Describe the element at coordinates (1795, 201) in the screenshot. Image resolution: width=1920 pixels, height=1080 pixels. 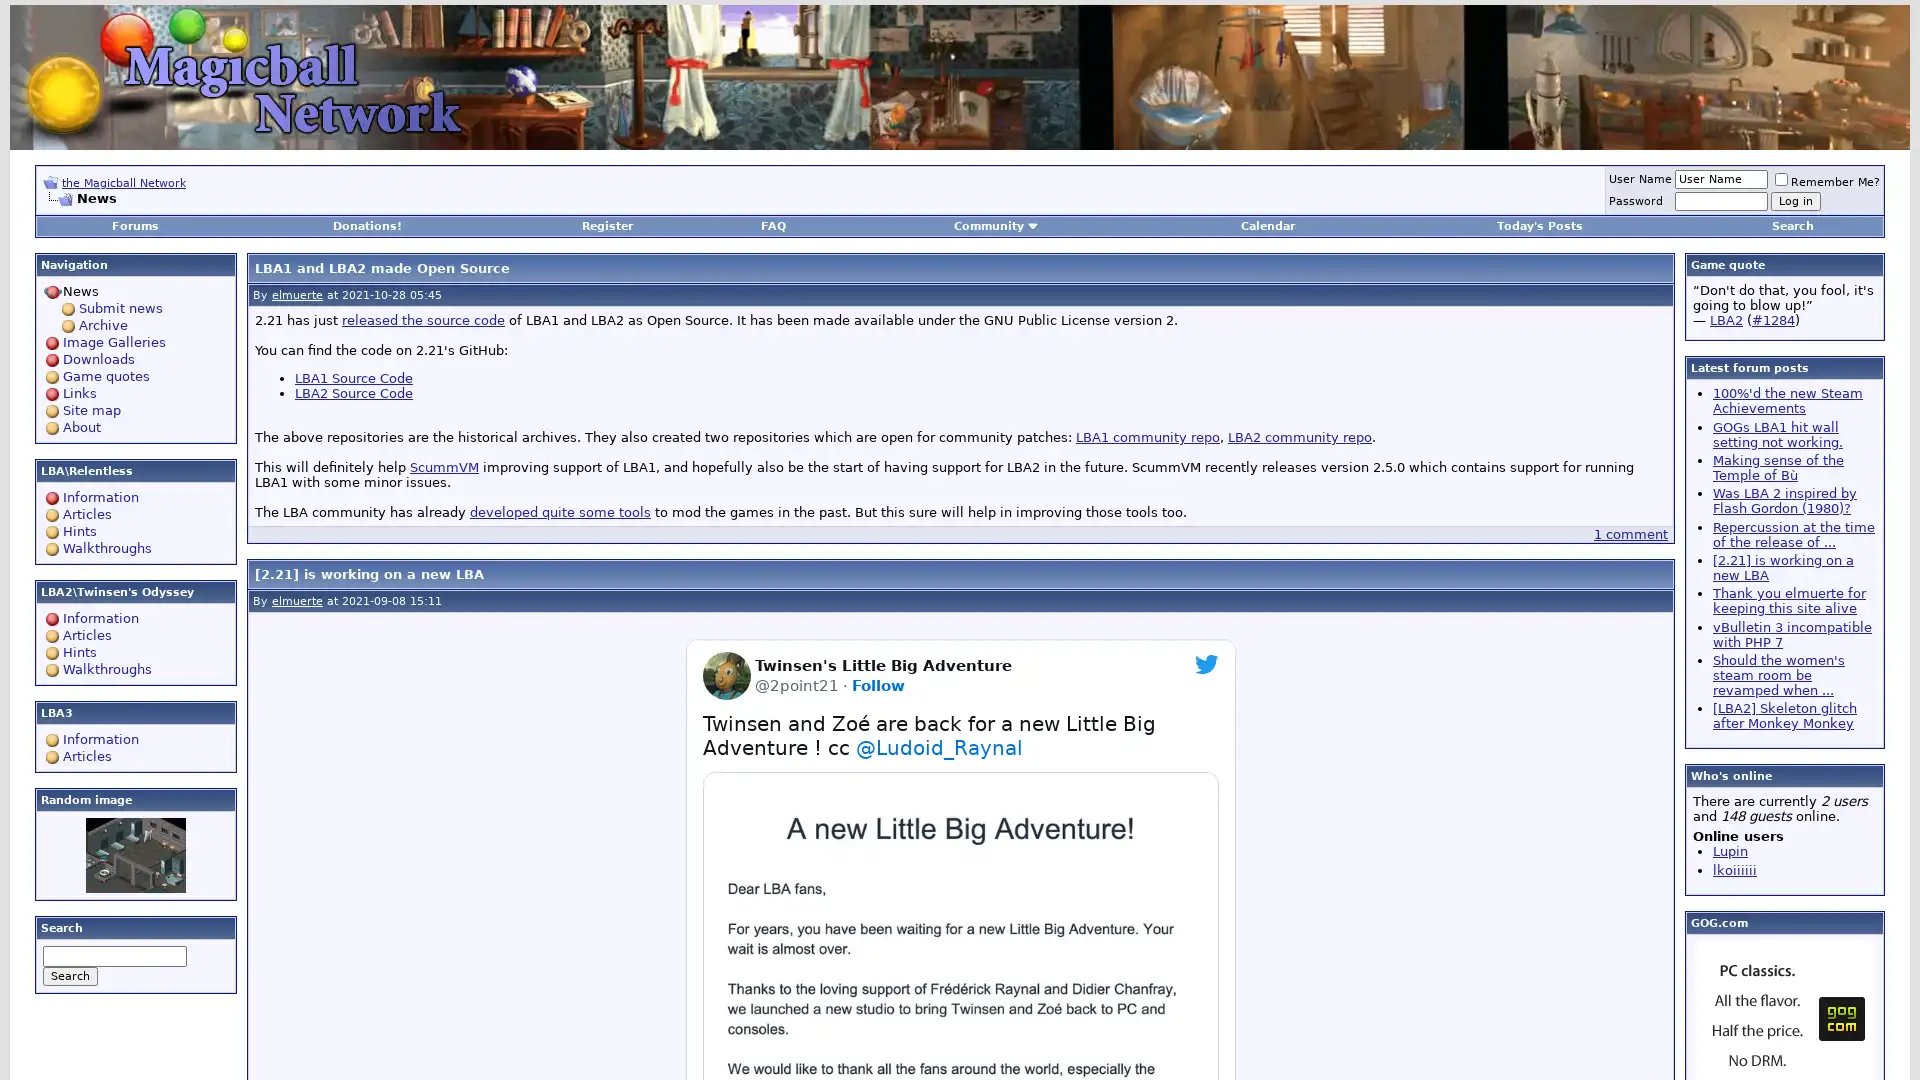
I see `Log in` at that location.